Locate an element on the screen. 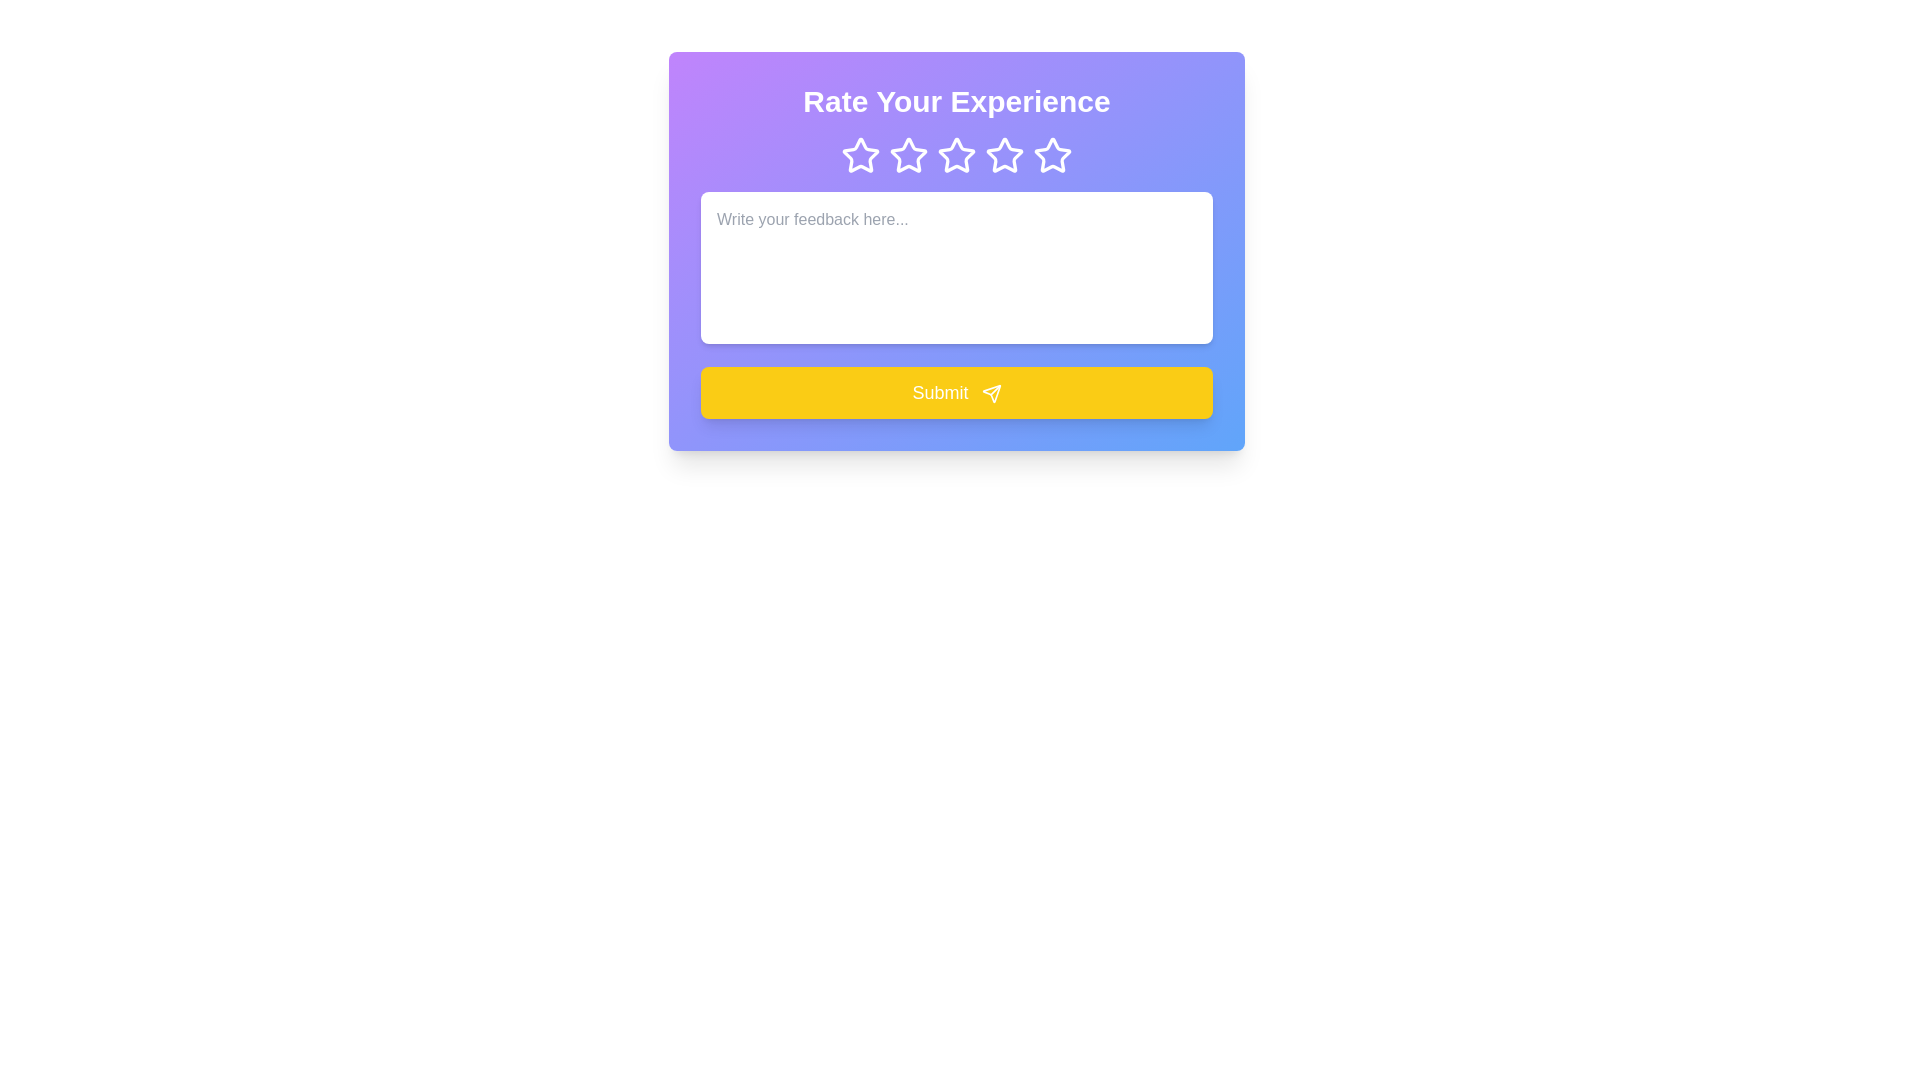 The width and height of the screenshot is (1920, 1080). the third star icon is located at coordinates (1004, 154).